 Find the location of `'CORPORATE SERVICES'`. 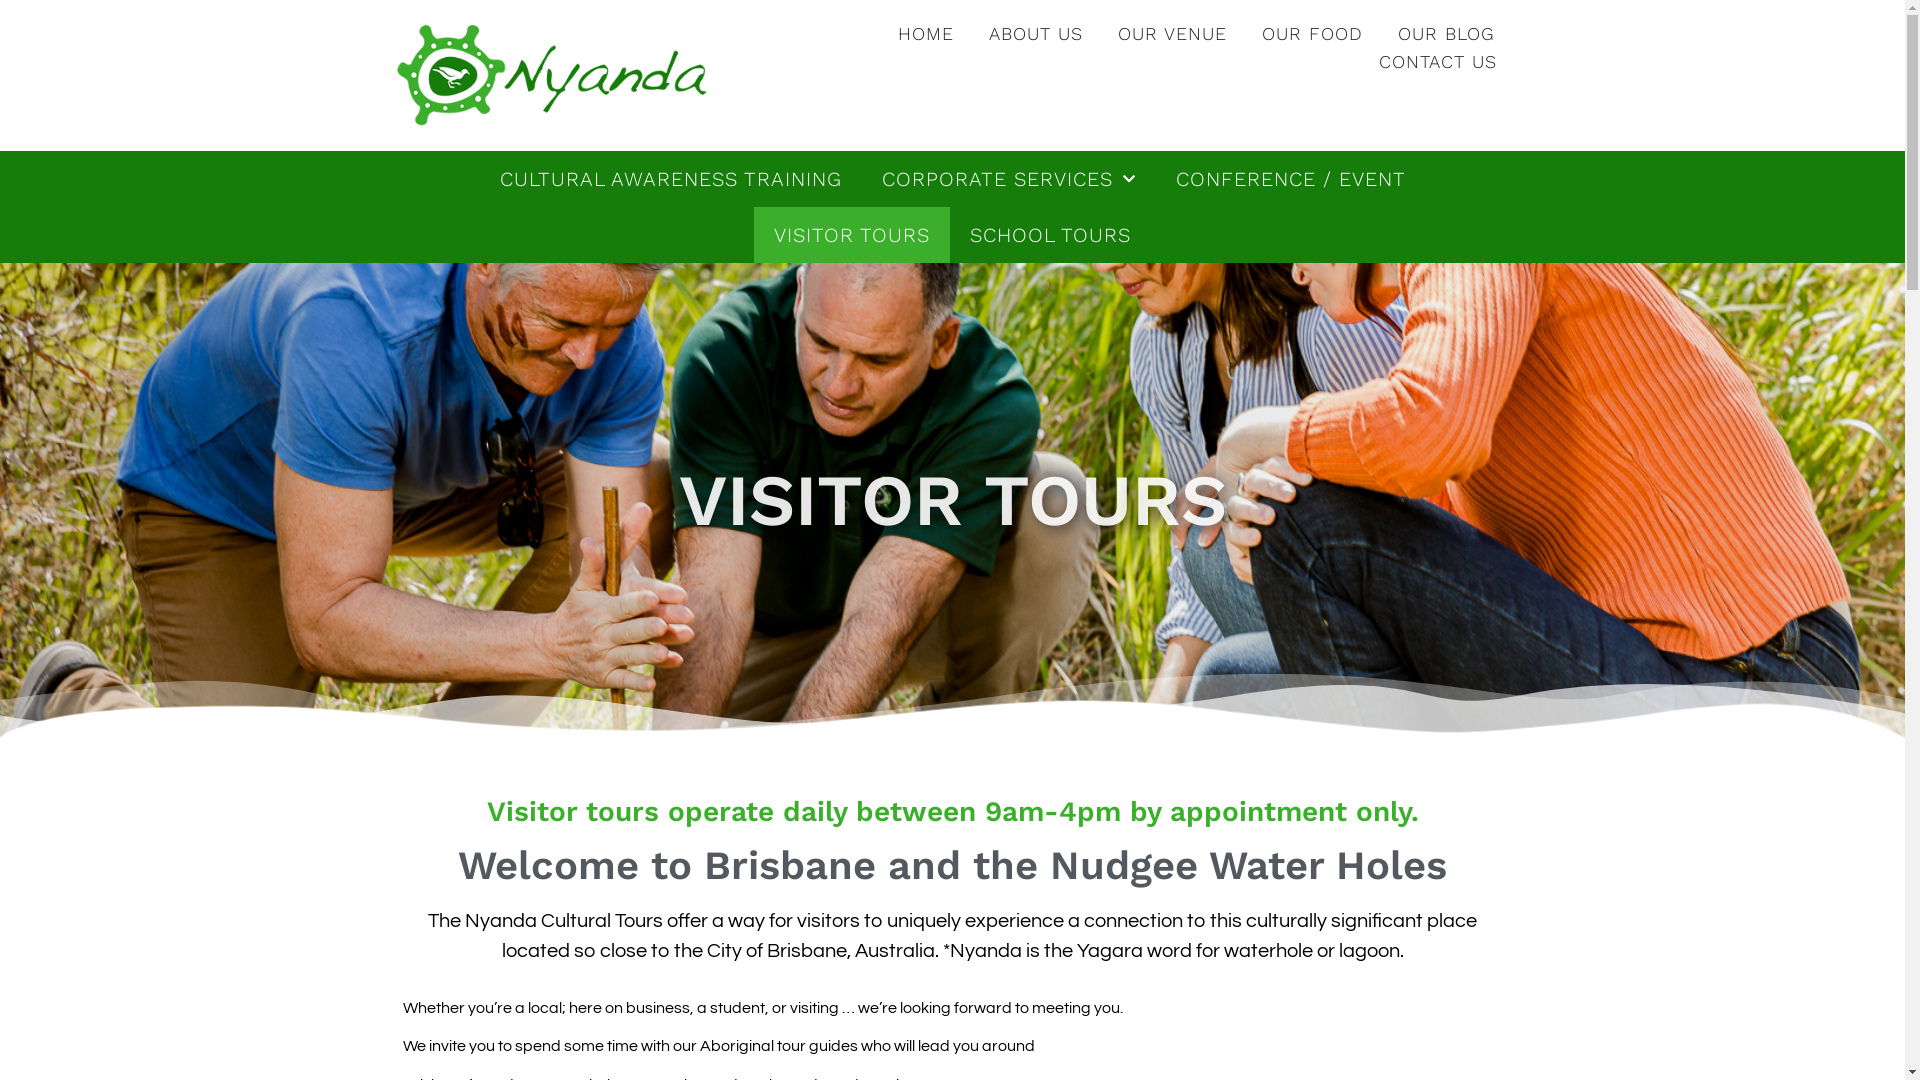

'CORPORATE SERVICES' is located at coordinates (1008, 177).